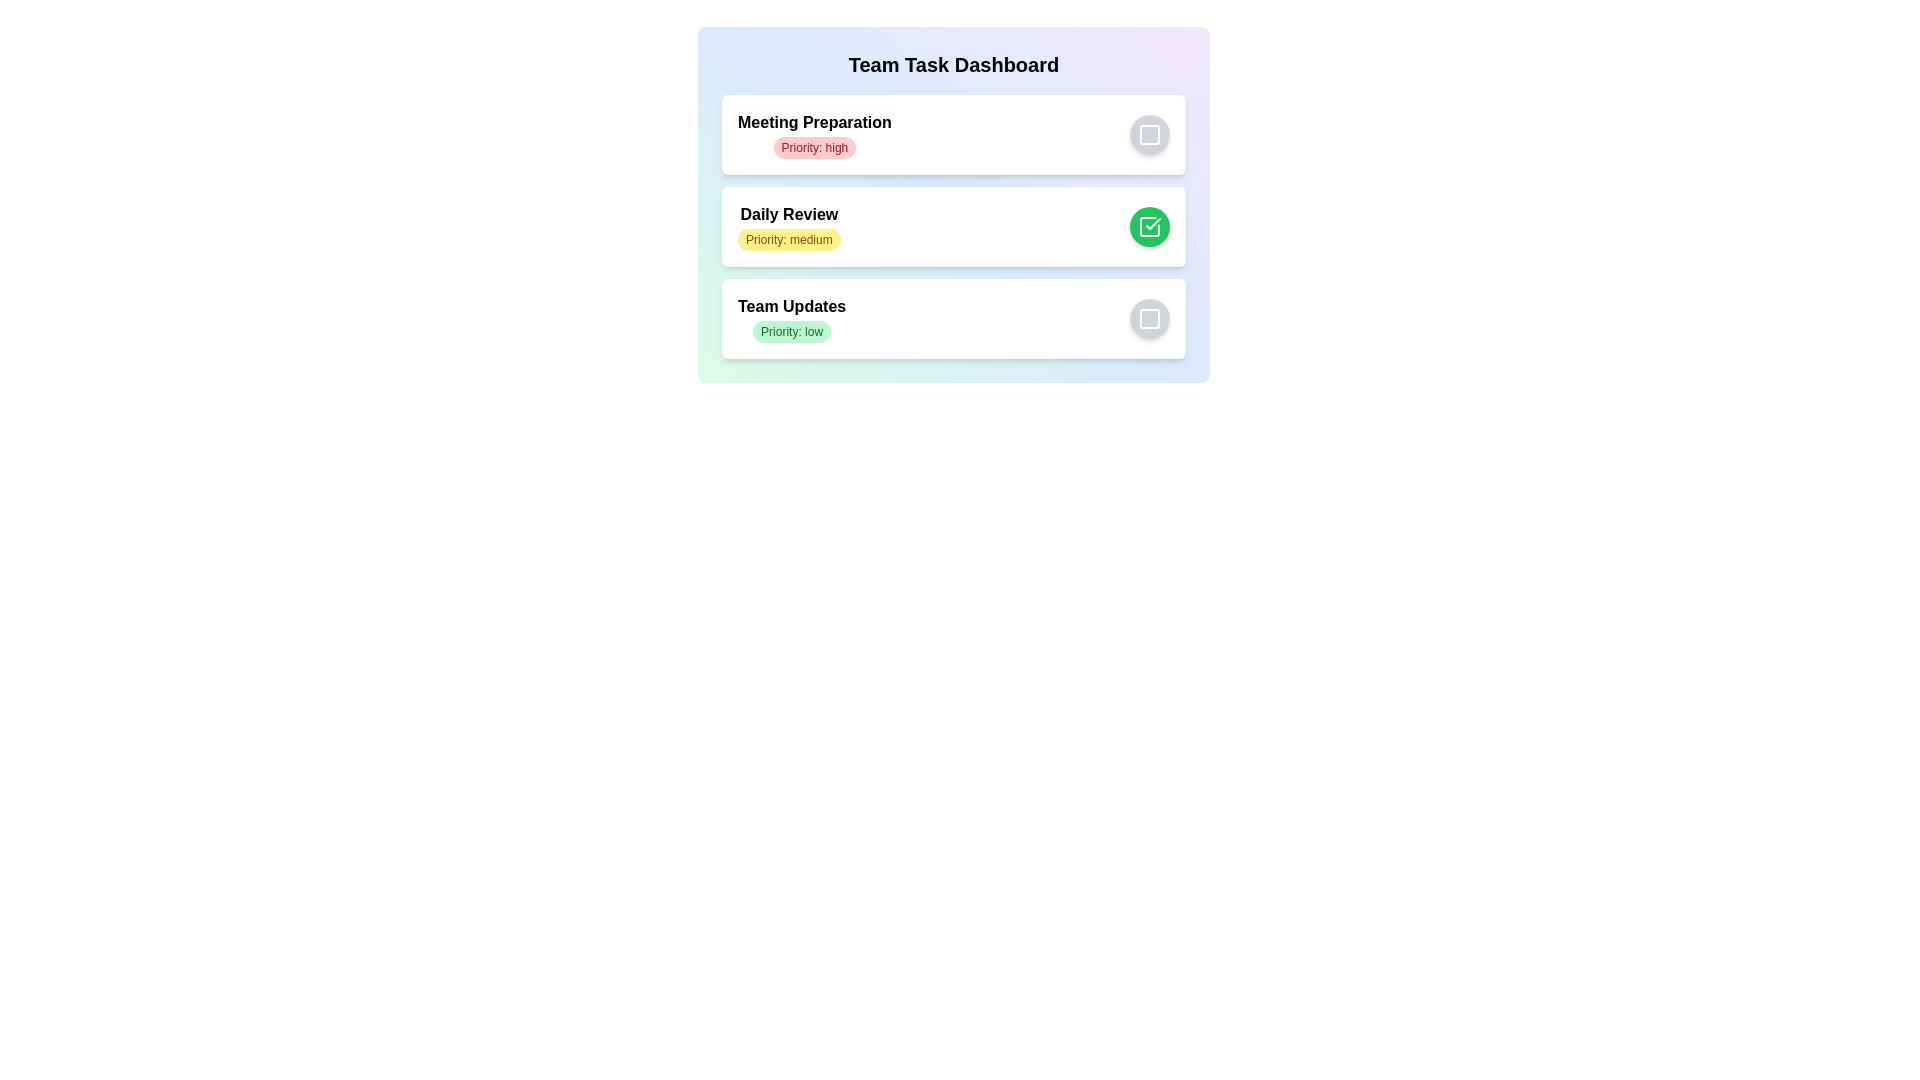  Describe the element at coordinates (814, 146) in the screenshot. I see `the task with priority high` at that location.